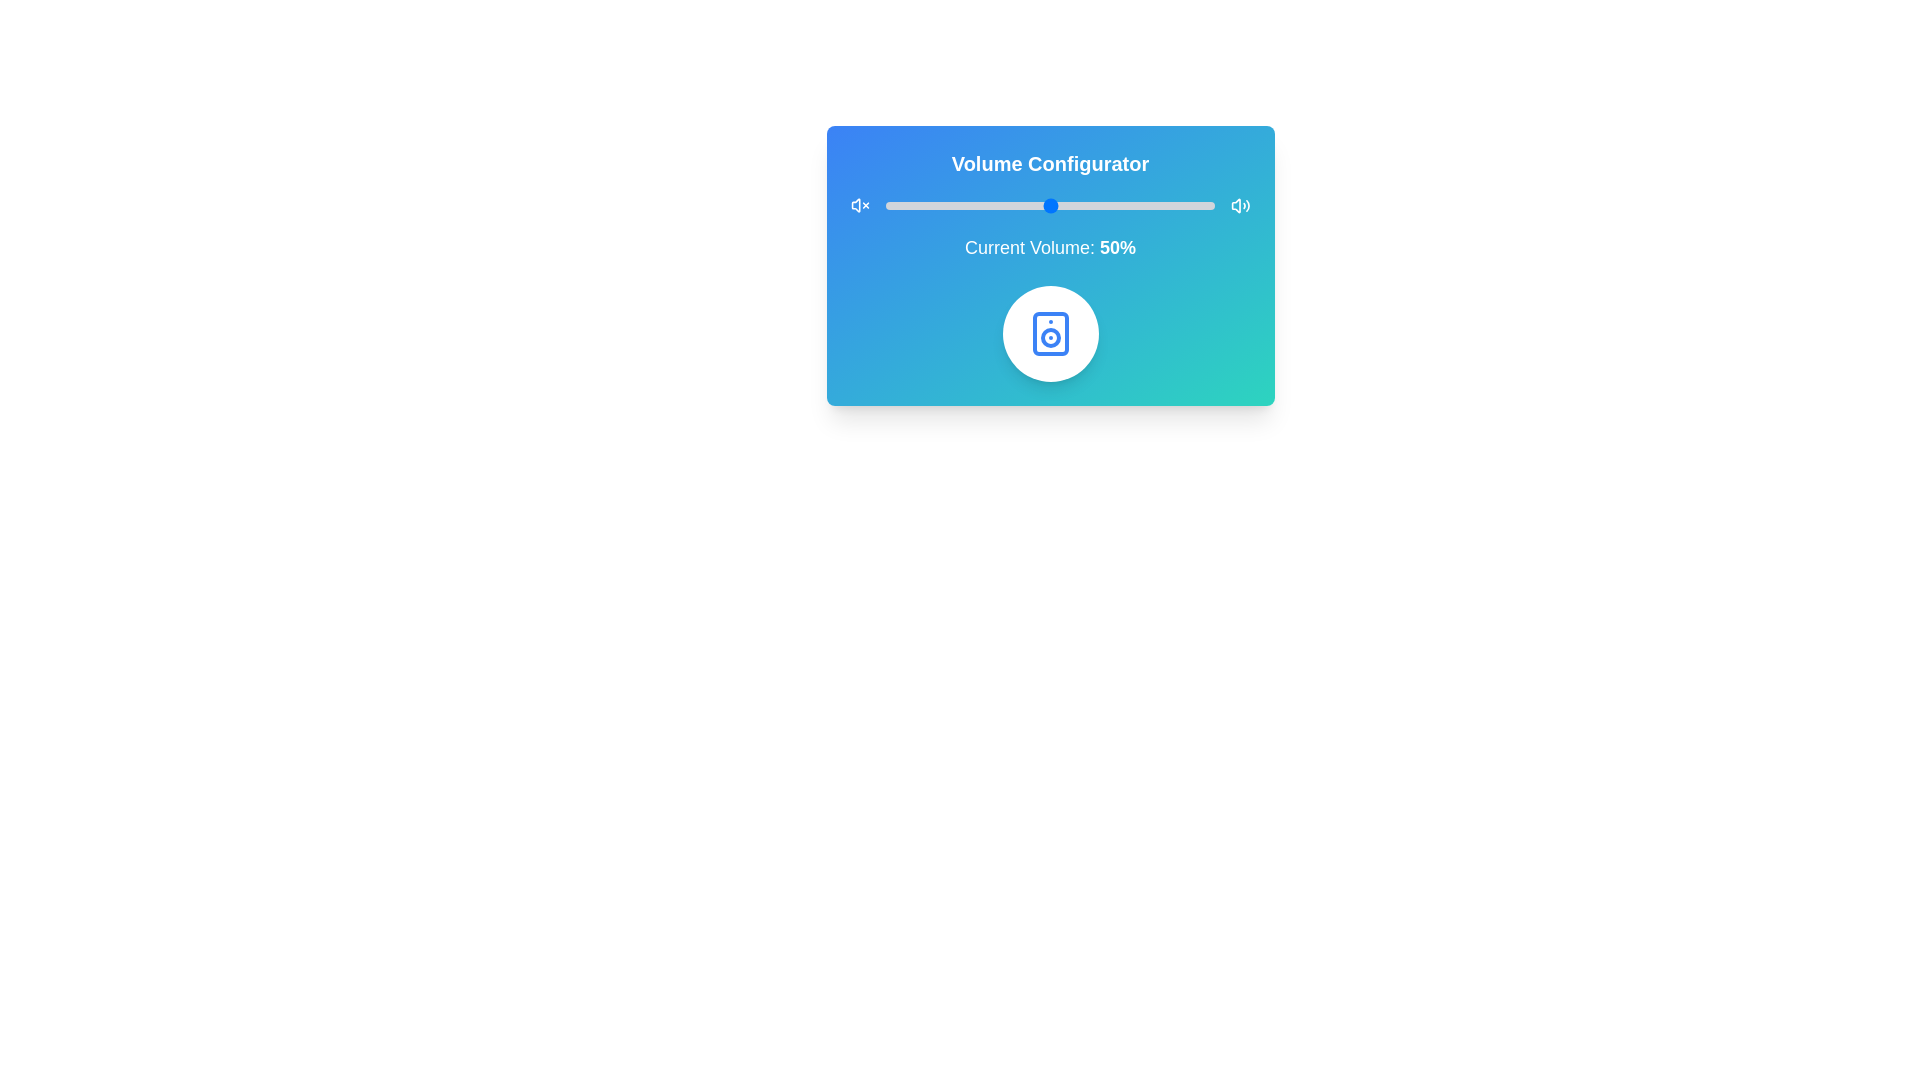 The height and width of the screenshot is (1080, 1920). What do you see at coordinates (1203, 205) in the screenshot?
I see `the volume slider to set the volume to 97%` at bounding box center [1203, 205].